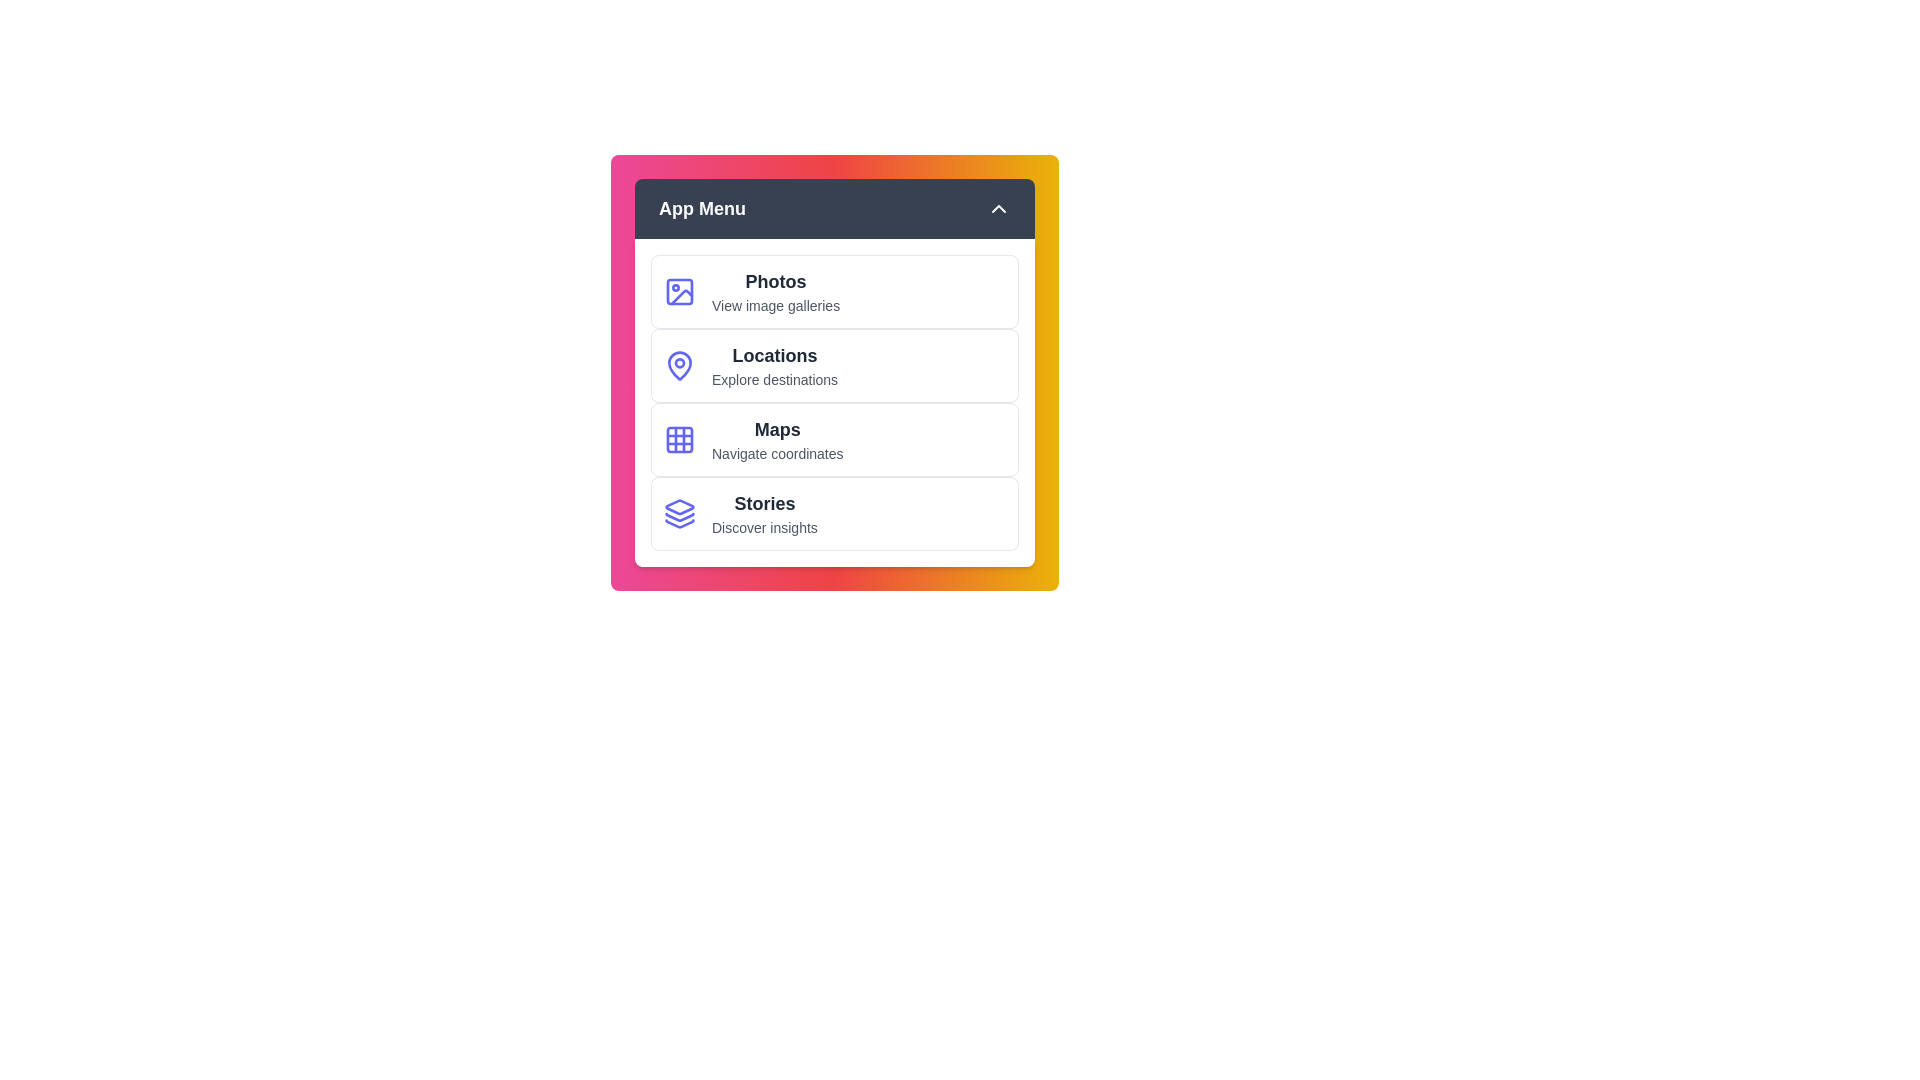  What do you see at coordinates (835, 292) in the screenshot?
I see `the menu item corresponding to Photos` at bounding box center [835, 292].